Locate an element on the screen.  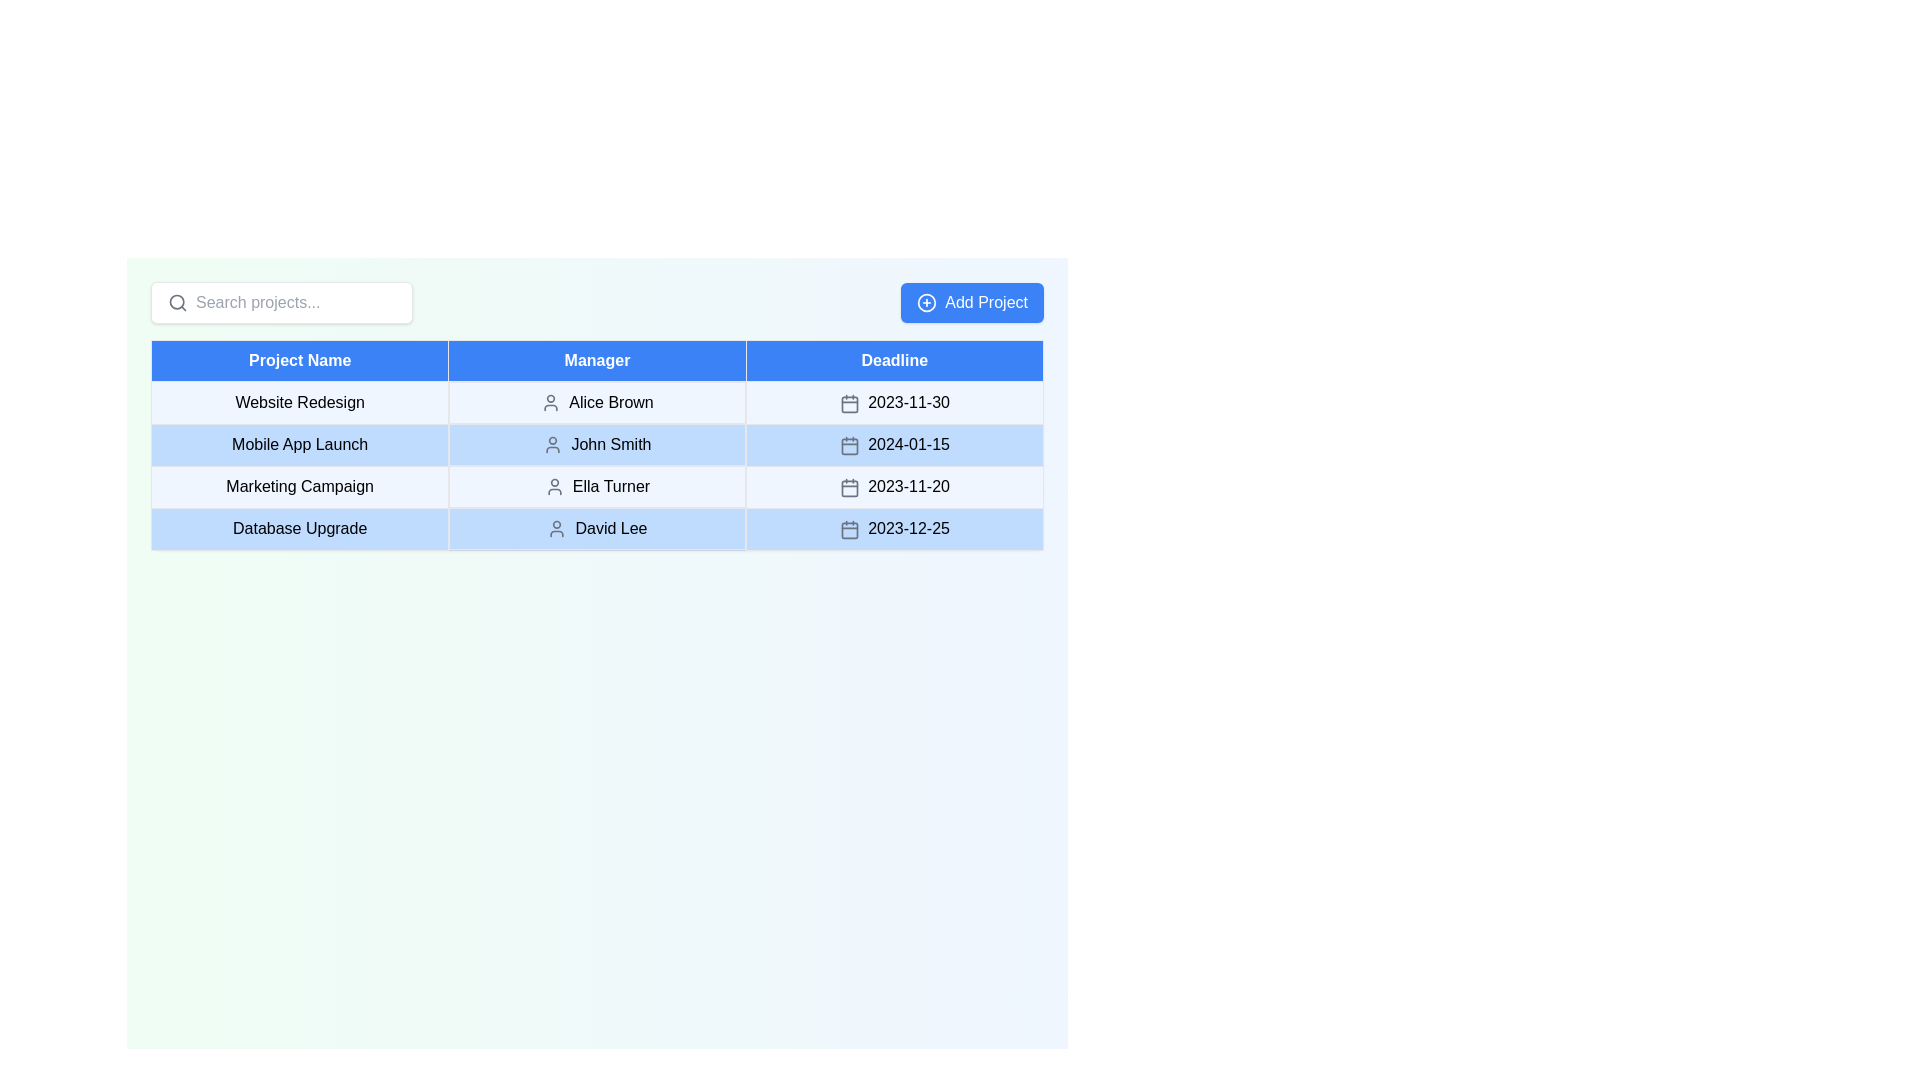
the modern gray calendar icon located in the 'Deadline' column of the third row, to the left of the text '2023-11-20' is located at coordinates (849, 487).